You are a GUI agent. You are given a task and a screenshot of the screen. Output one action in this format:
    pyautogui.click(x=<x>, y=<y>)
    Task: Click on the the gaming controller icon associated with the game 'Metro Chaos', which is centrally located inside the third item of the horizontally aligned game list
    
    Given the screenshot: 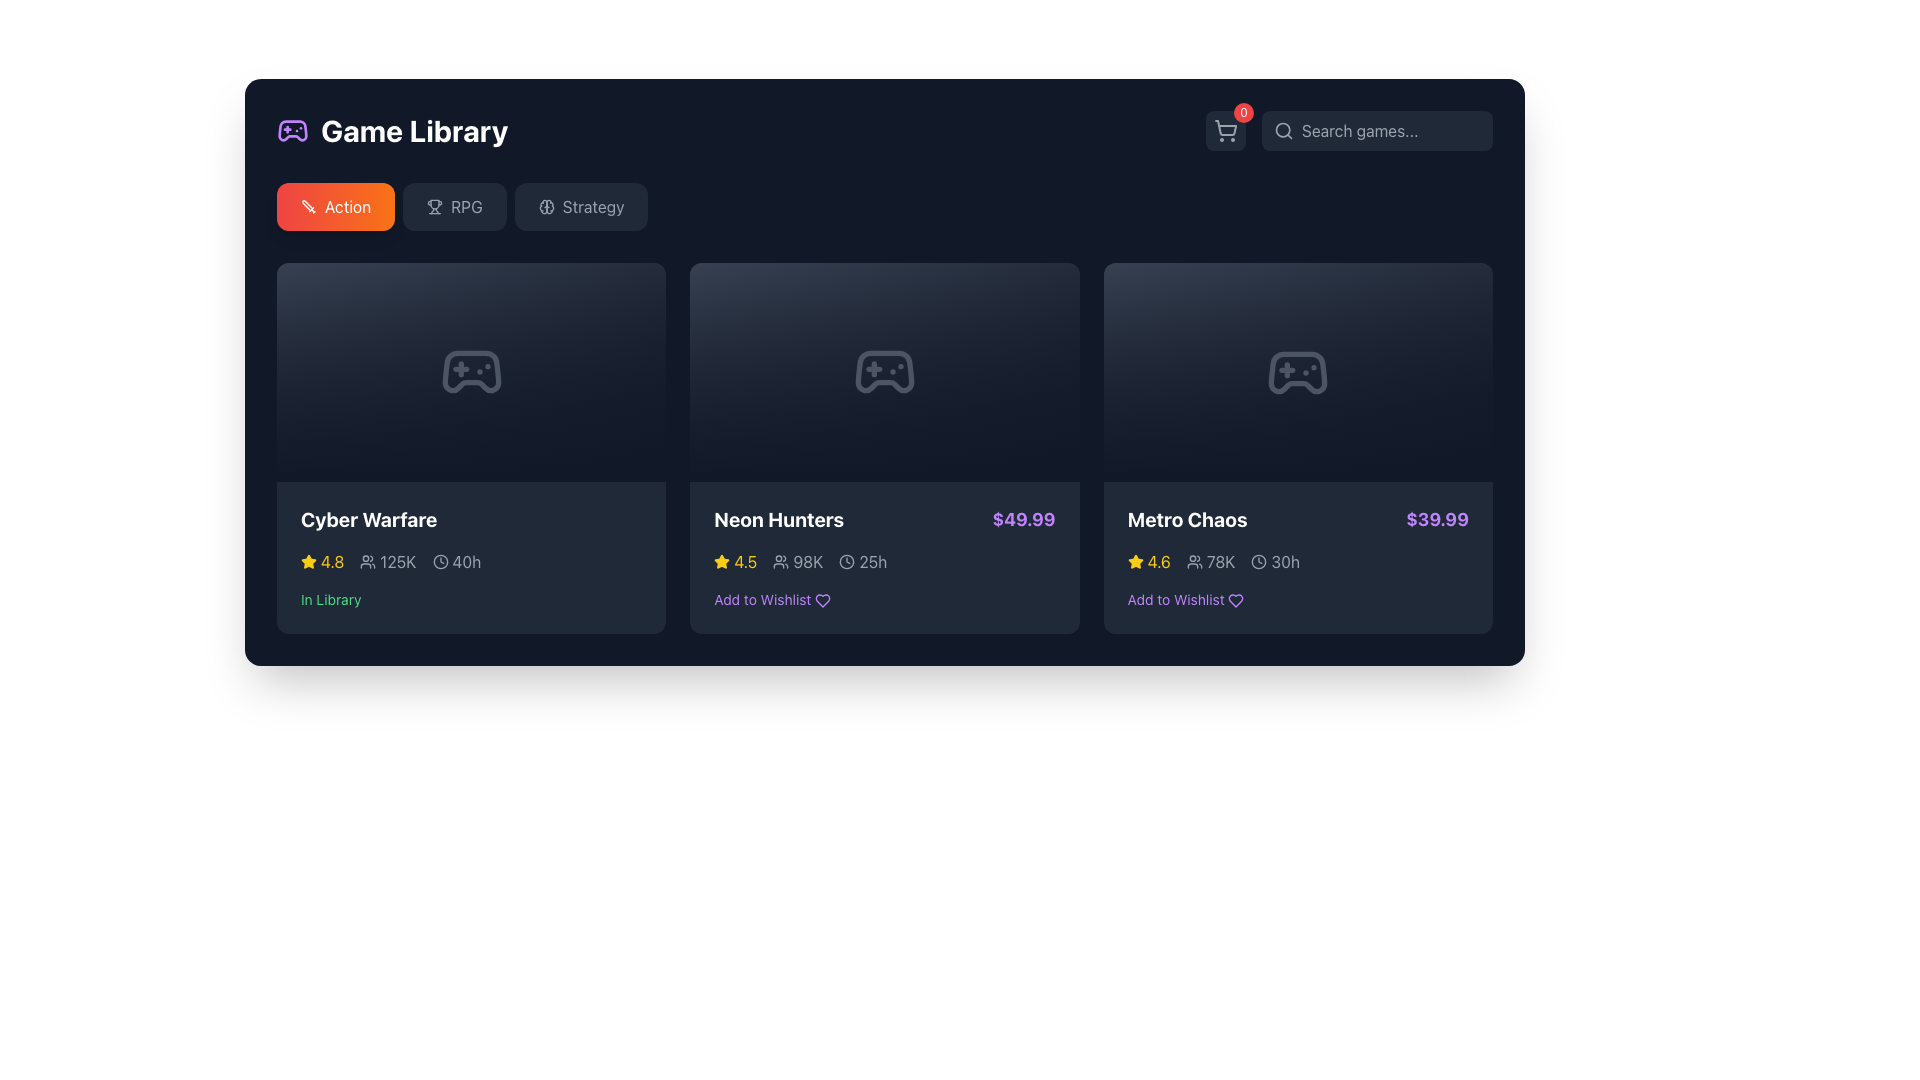 What is the action you would take?
    pyautogui.click(x=1298, y=372)
    